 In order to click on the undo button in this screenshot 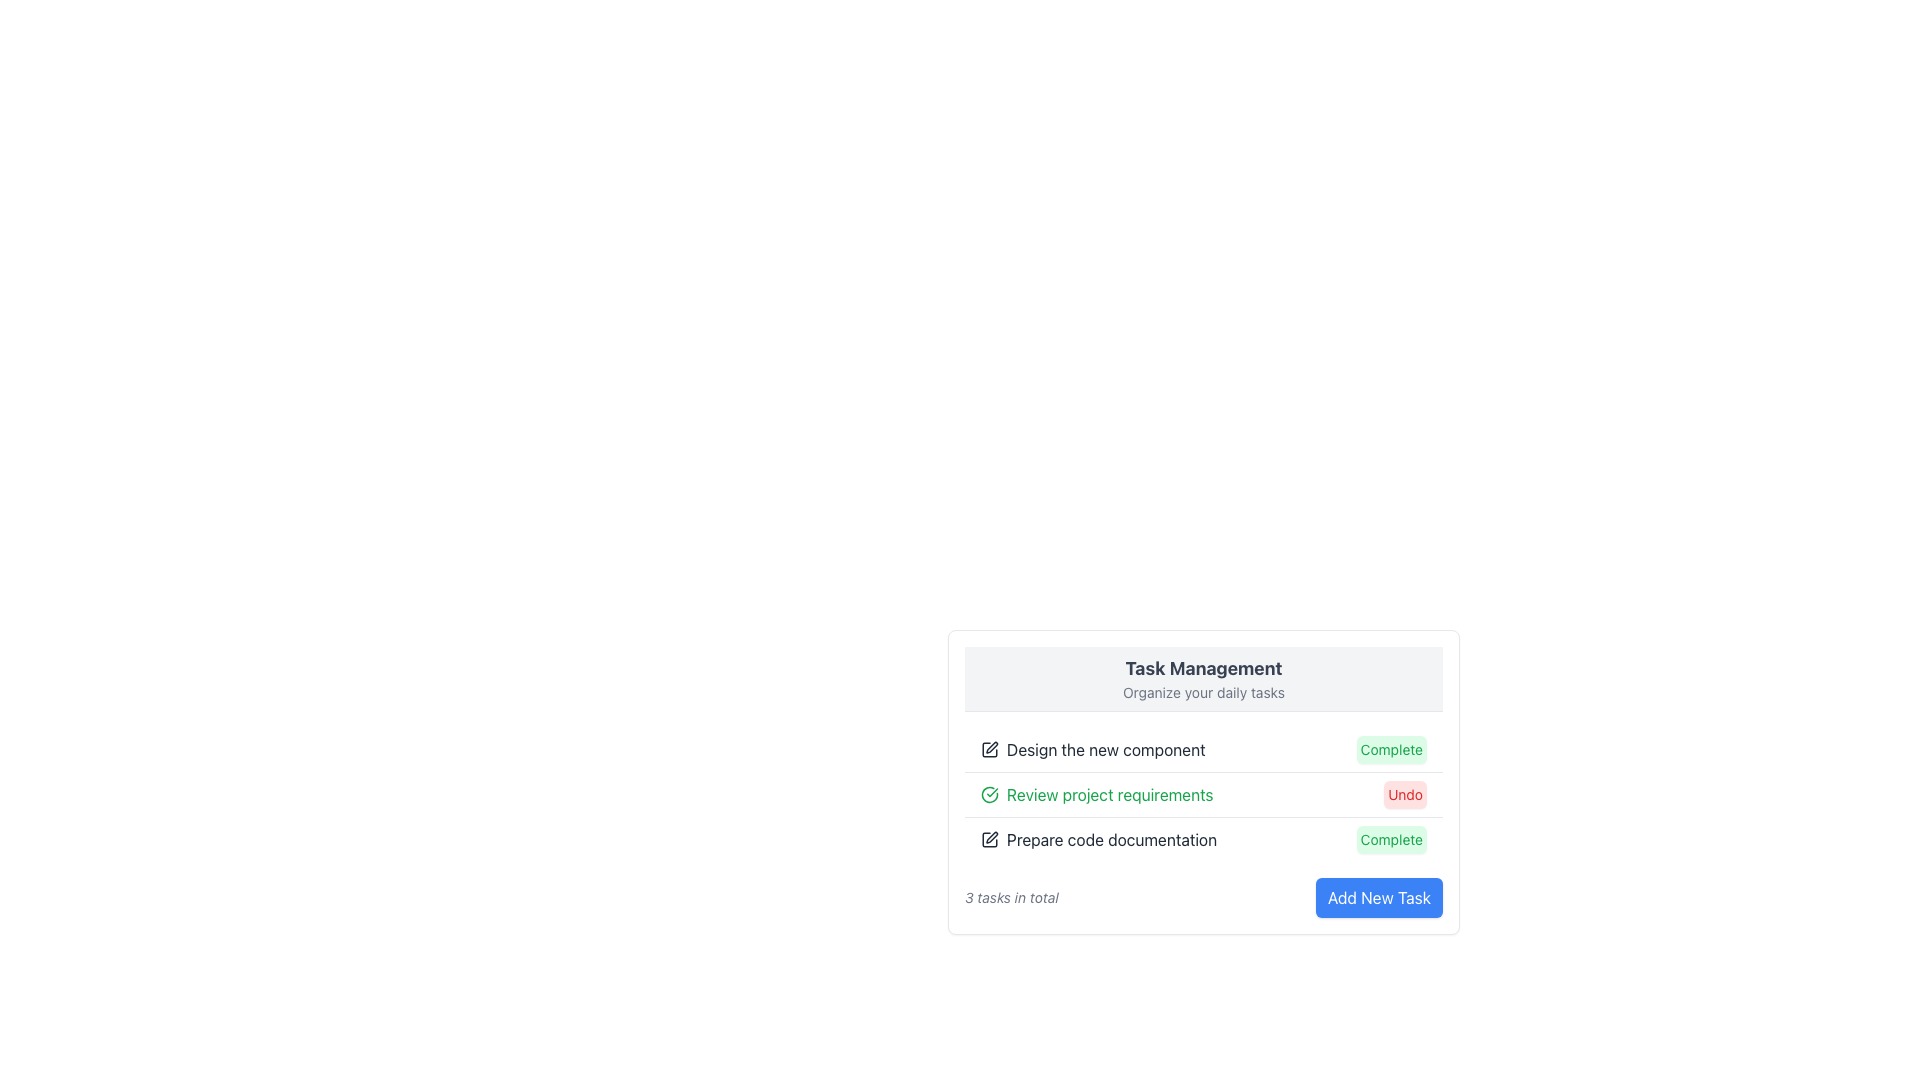, I will do `click(1404, 793)`.